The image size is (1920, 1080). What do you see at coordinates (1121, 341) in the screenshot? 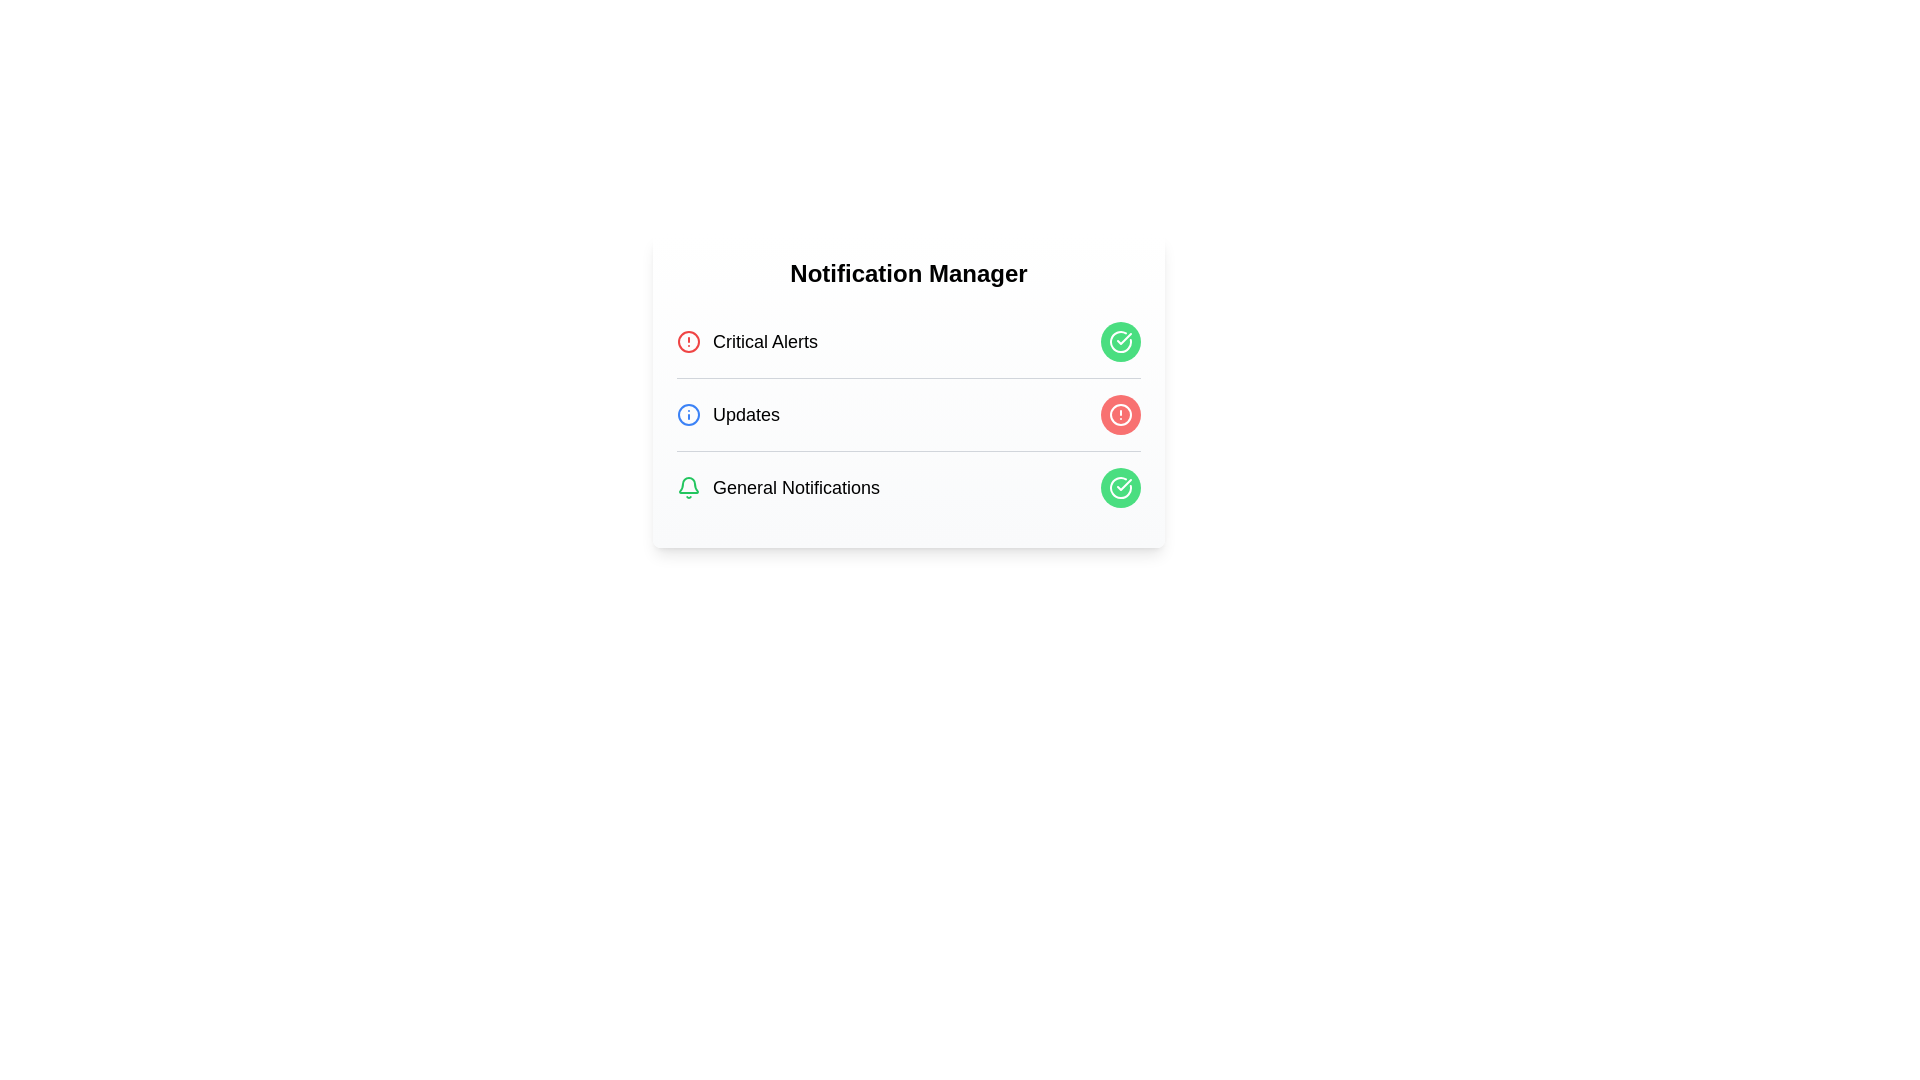
I see `the button corresponding to 'Critical Alerts'` at bounding box center [1121, 341].